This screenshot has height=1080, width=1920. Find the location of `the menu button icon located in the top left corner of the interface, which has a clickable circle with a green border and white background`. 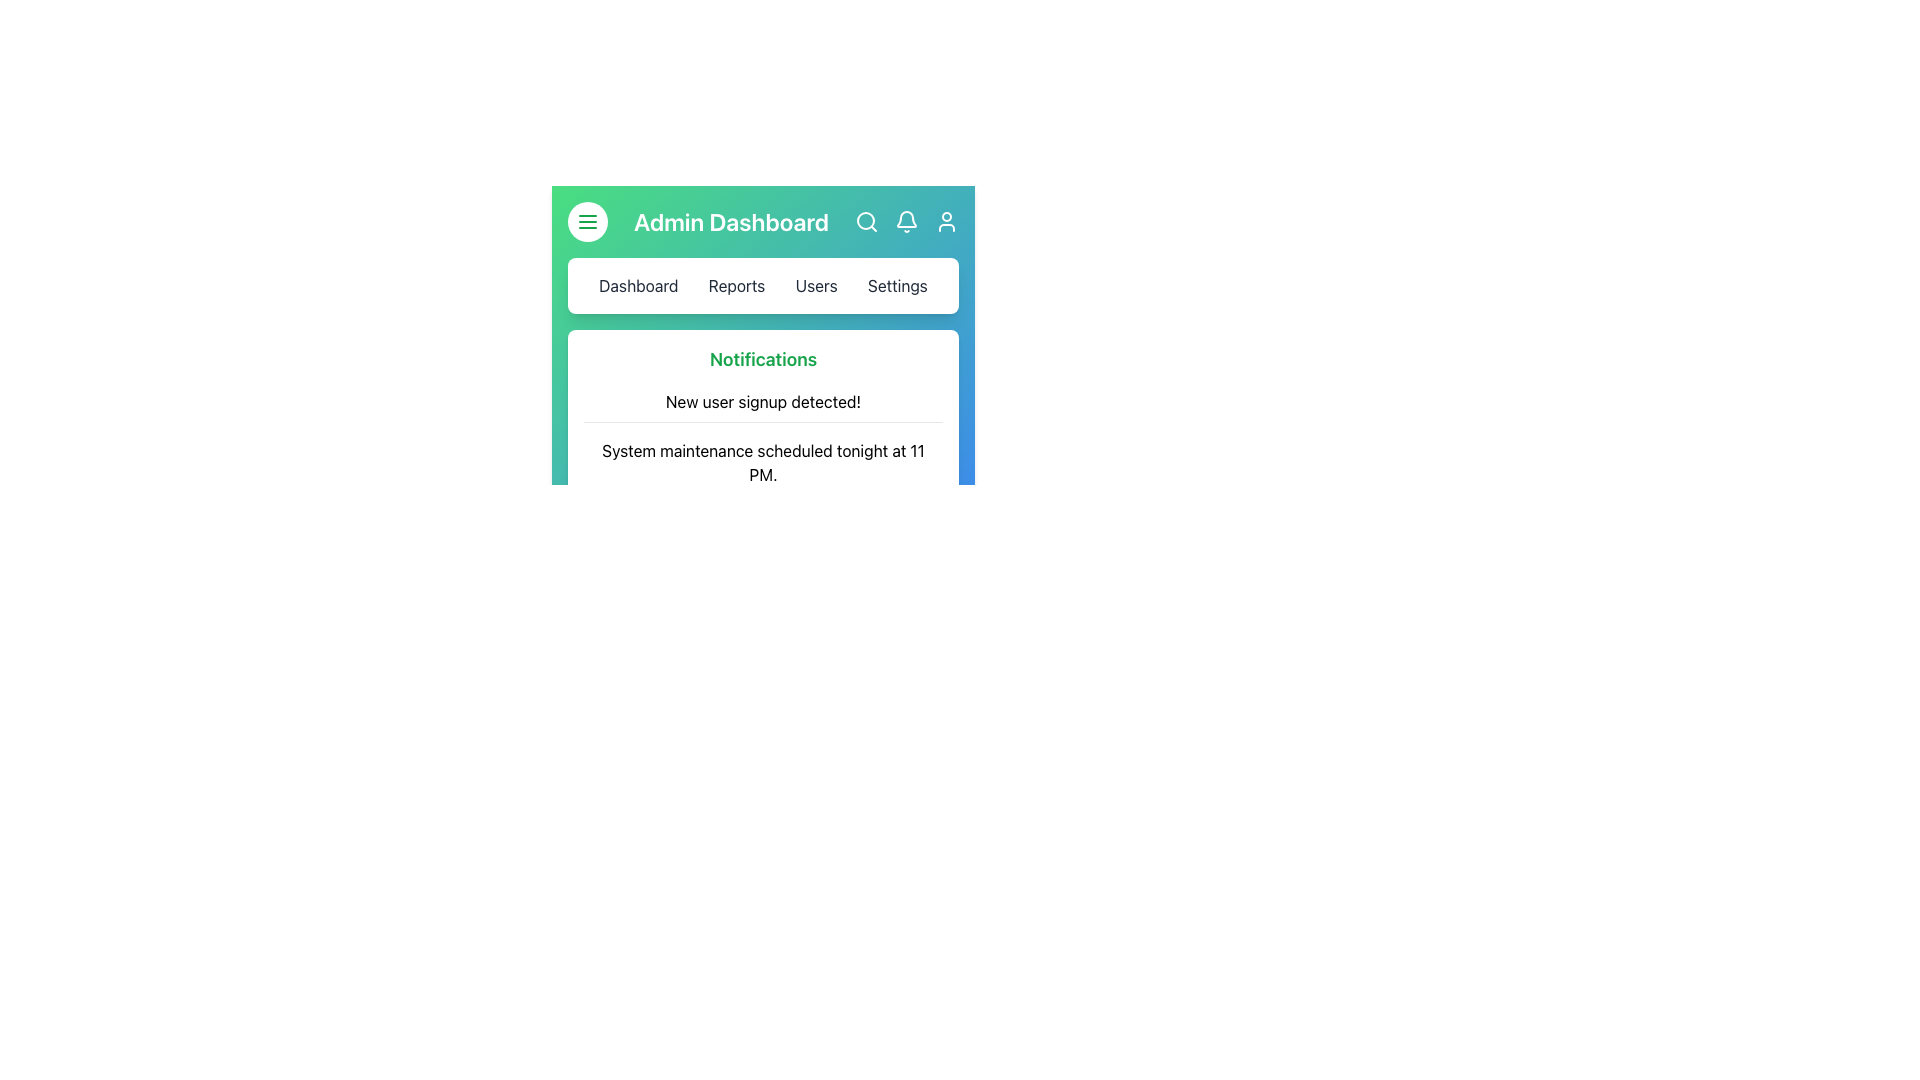

the menu button icon located in the top left corner of the interface, which has a clickable circle with a green border and white background is located at coordinates (587, 222).